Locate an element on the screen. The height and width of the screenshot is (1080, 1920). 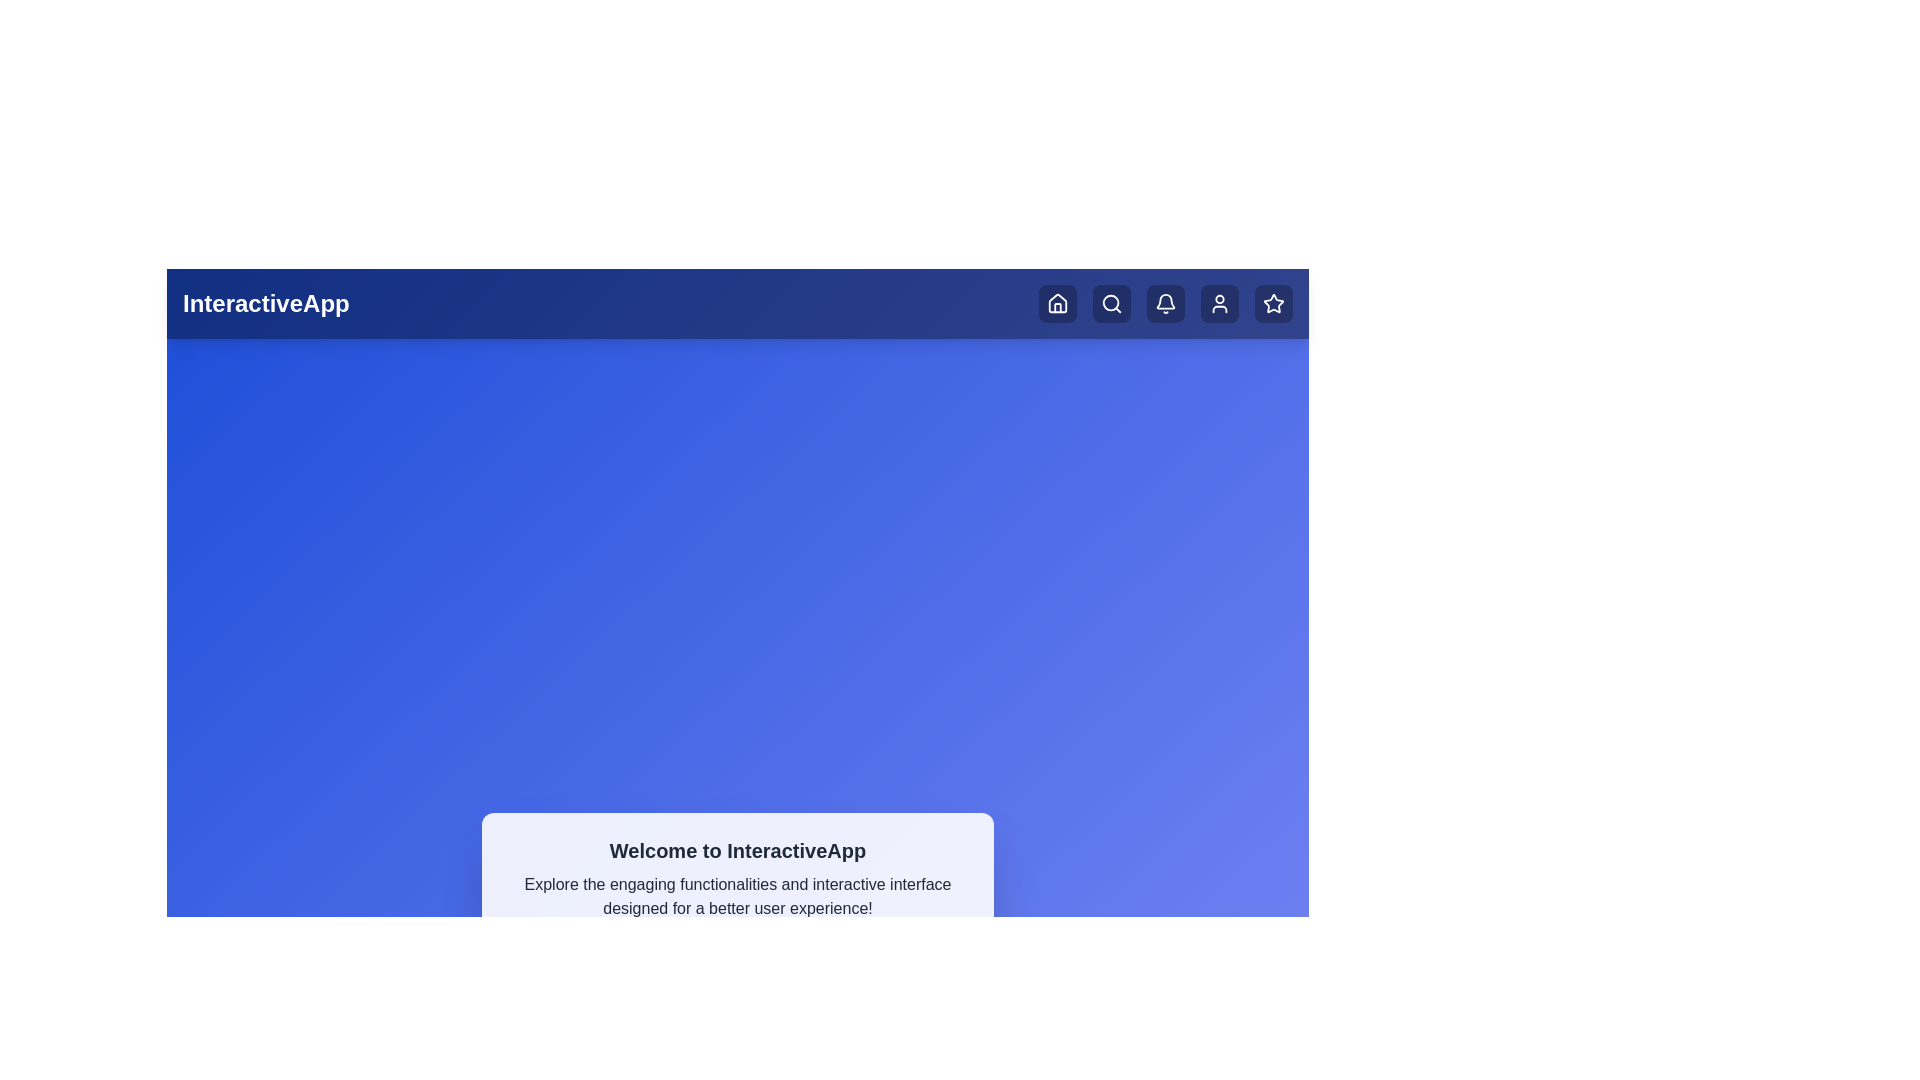
the home navigation button to navigate to the respective section is located at coordinates (1056, 304).